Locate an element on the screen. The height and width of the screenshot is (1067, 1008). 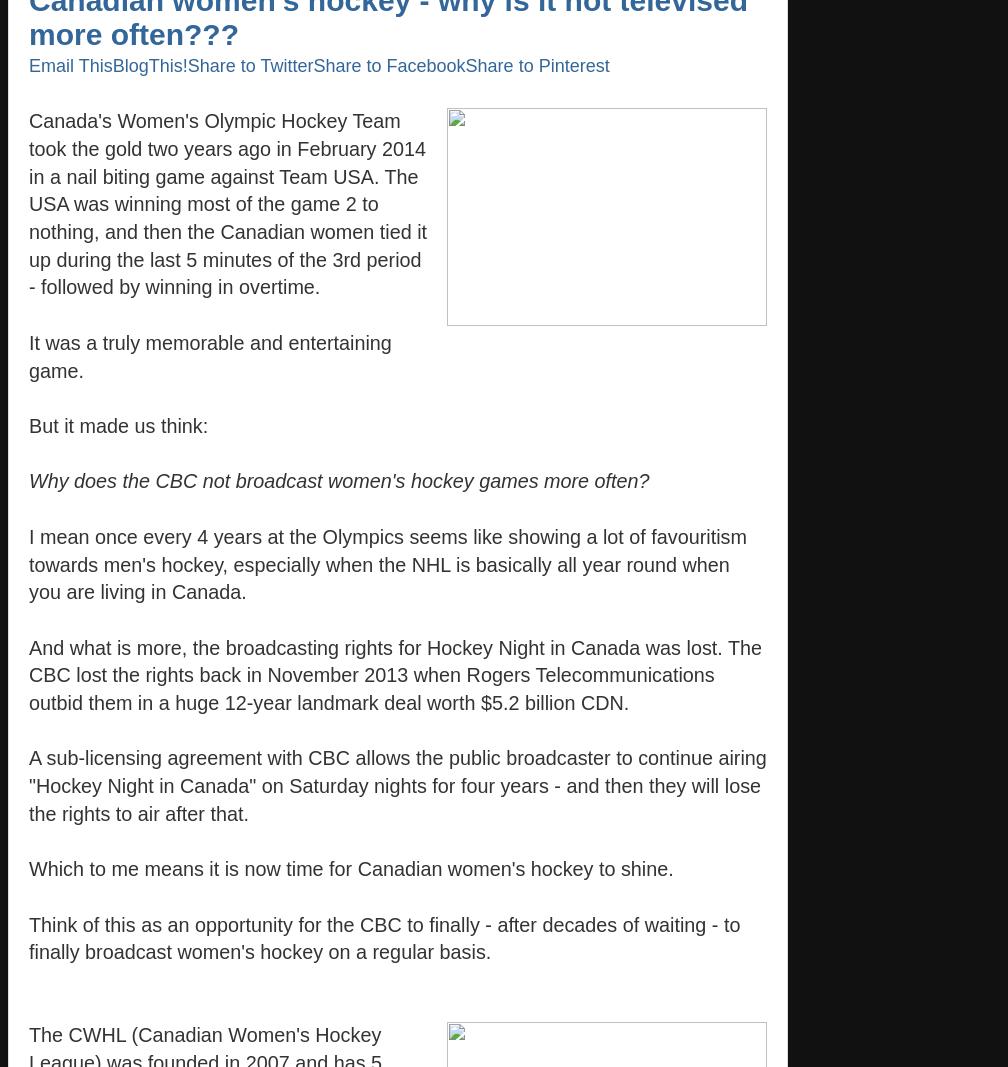
'A sub-licensing agreement with CBC allows the public broadcaster to  
continue airing "Hockey Night in Canada" on Saturday nights for four  
years - and then they will lose the rights to air after that.' is located at coordinates (397, 784).